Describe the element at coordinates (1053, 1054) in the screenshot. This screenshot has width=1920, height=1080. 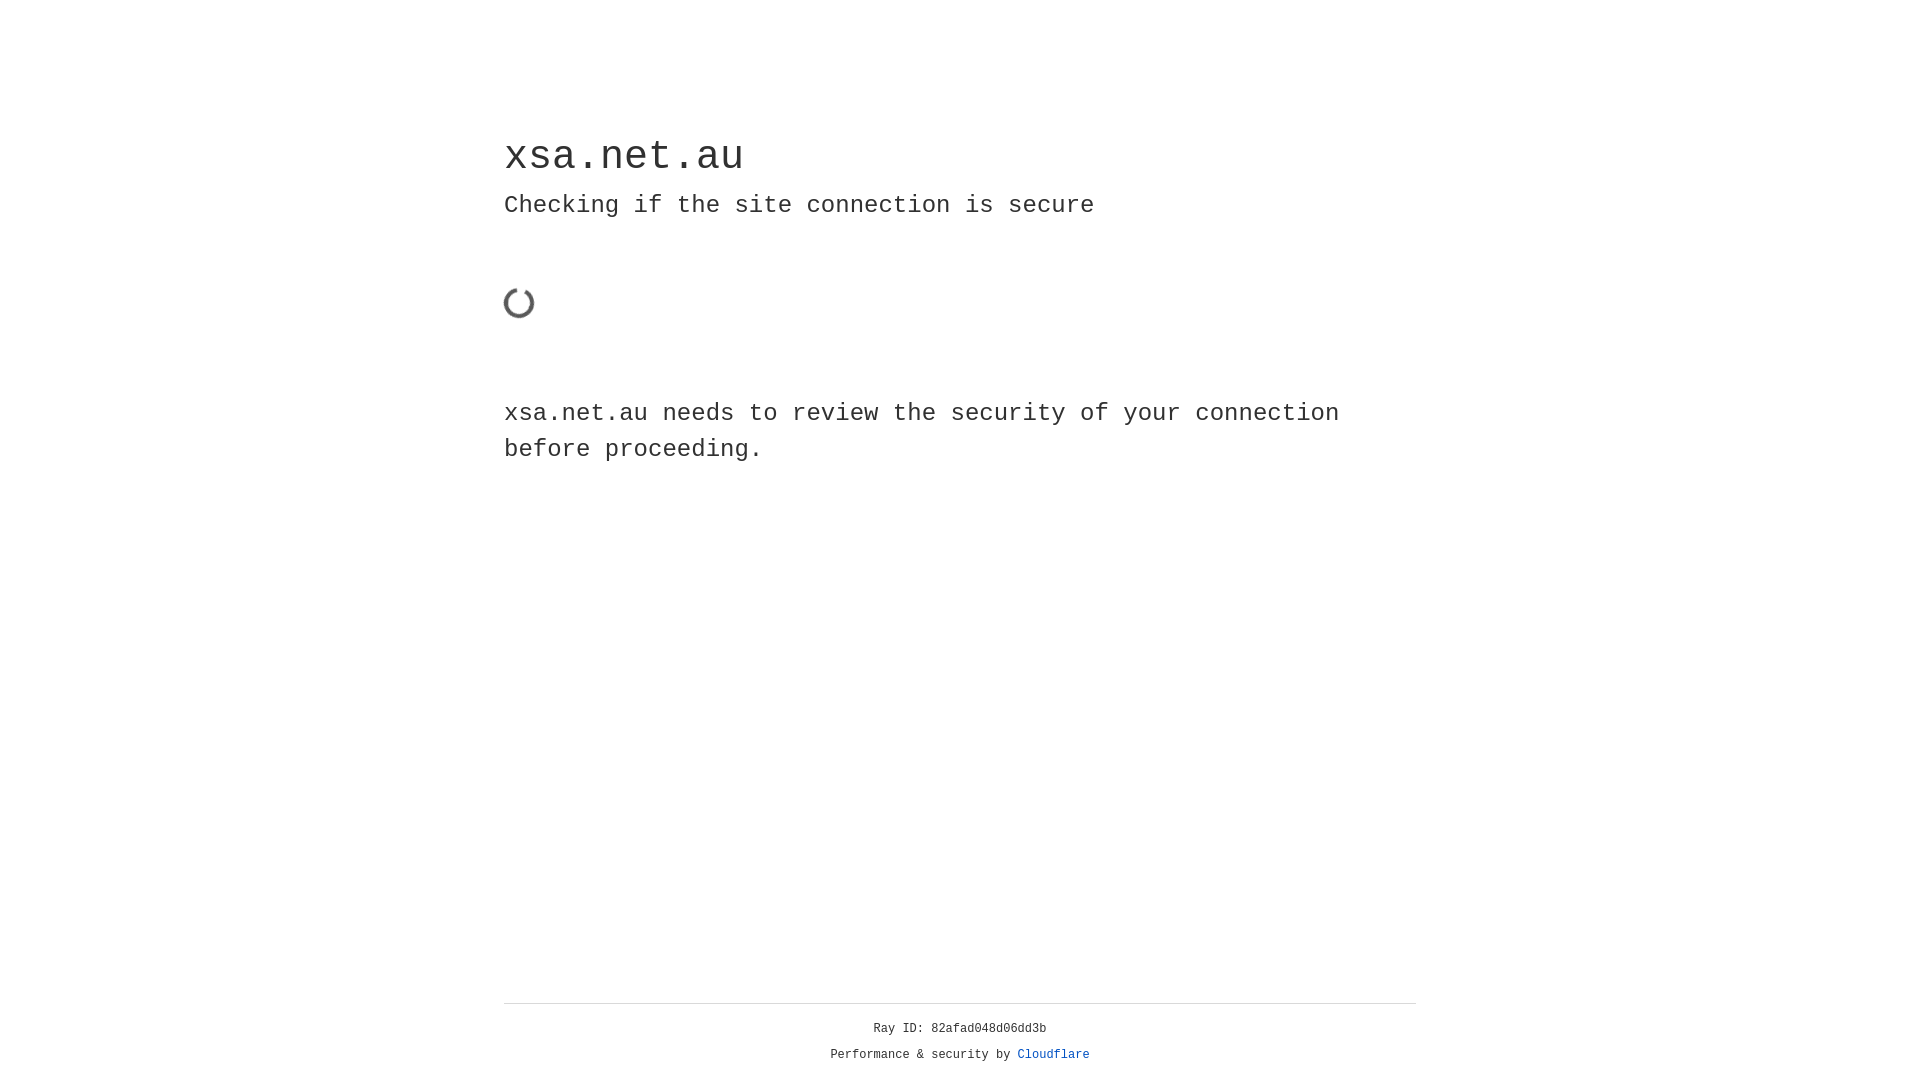
I see `'Cloudflare'` at that location.